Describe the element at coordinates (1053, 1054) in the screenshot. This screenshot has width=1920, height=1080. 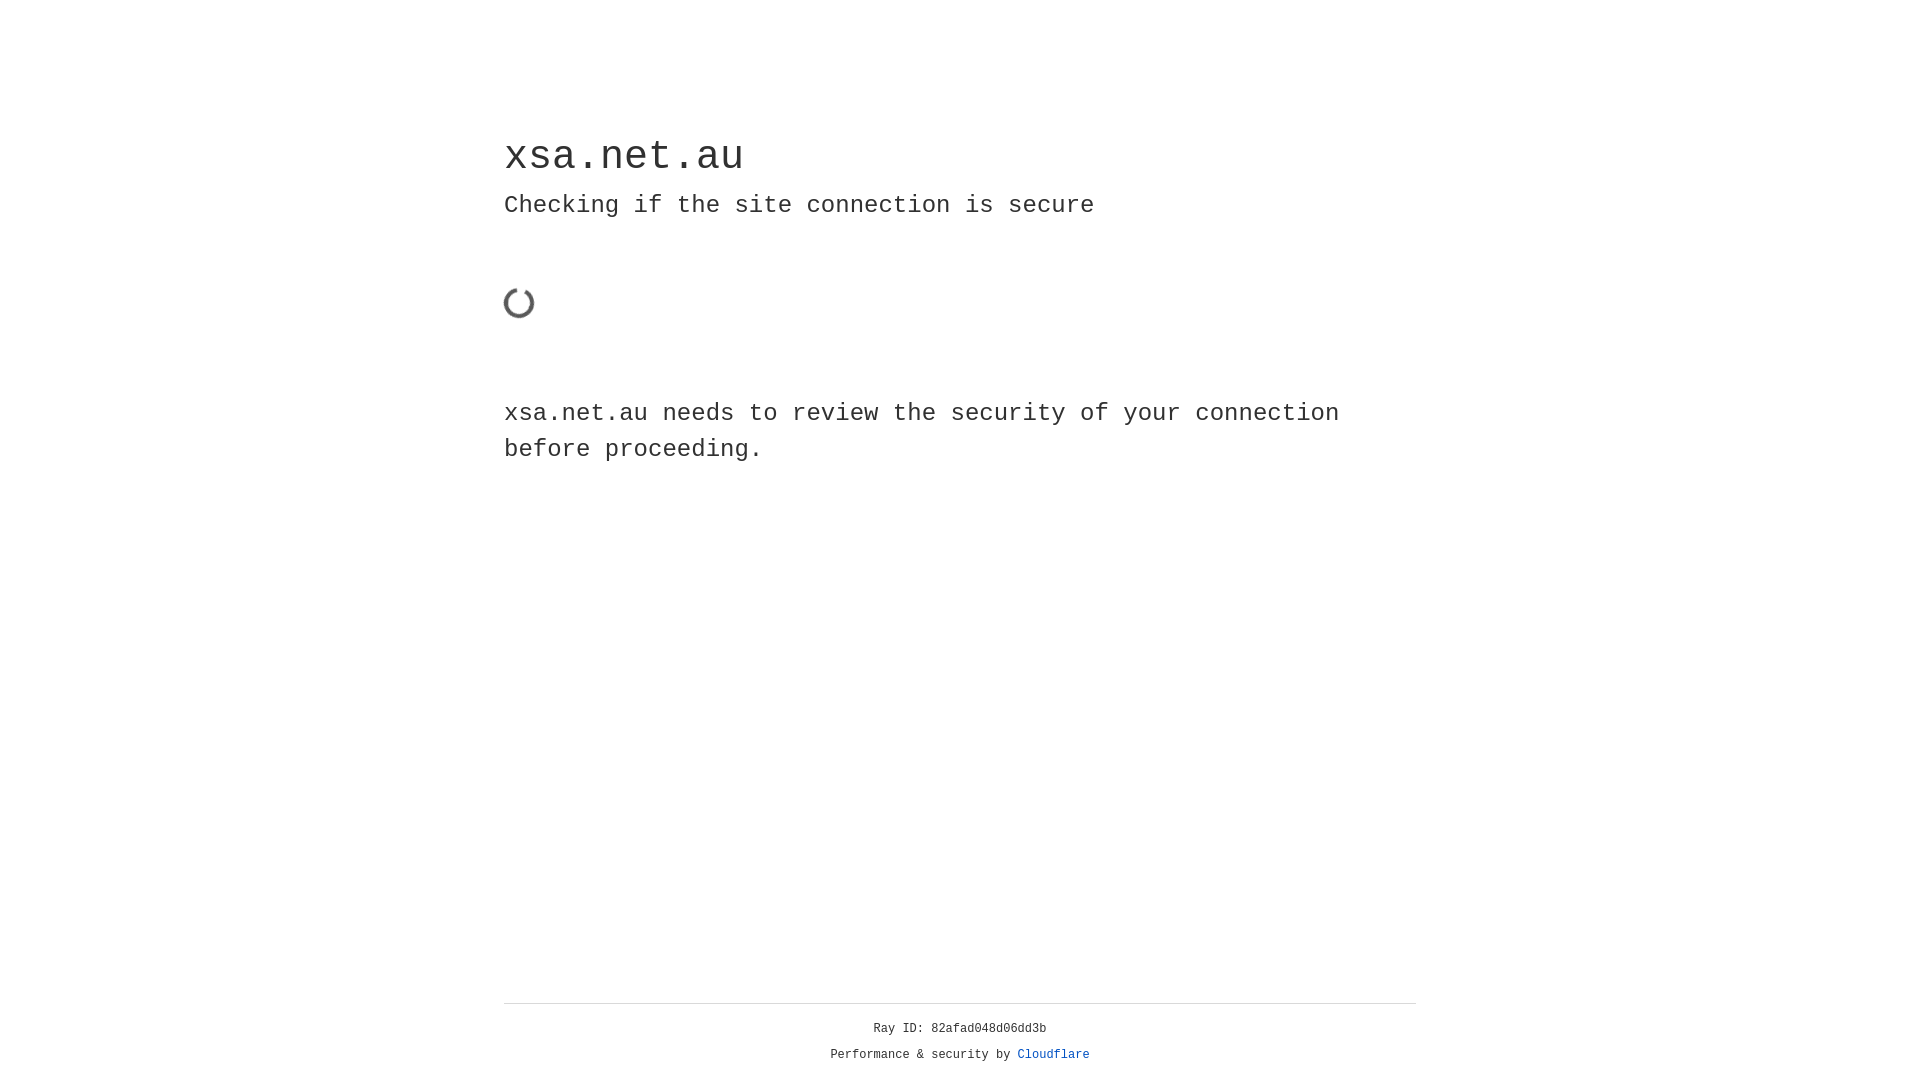
I see `'Cloudflare'` at that location.